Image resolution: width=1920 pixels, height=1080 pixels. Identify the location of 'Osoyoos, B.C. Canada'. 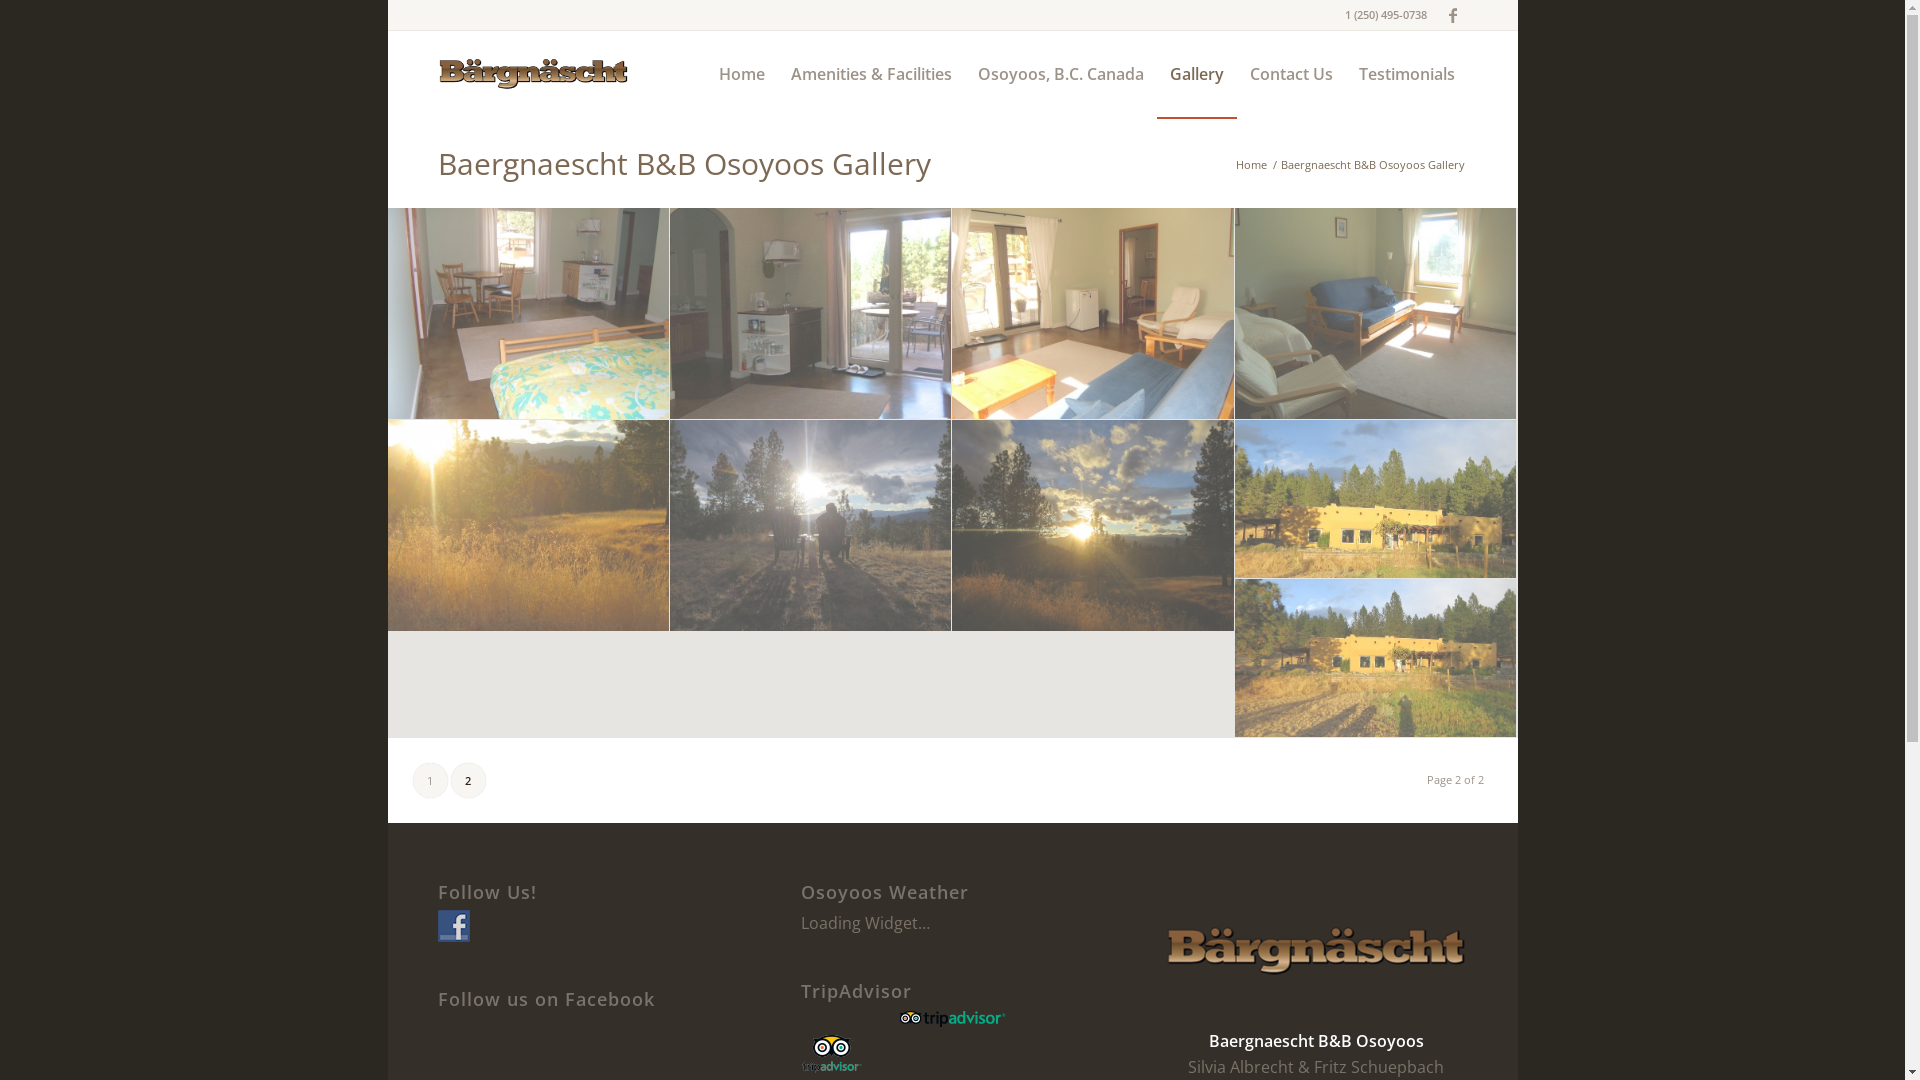
(1059, 72).